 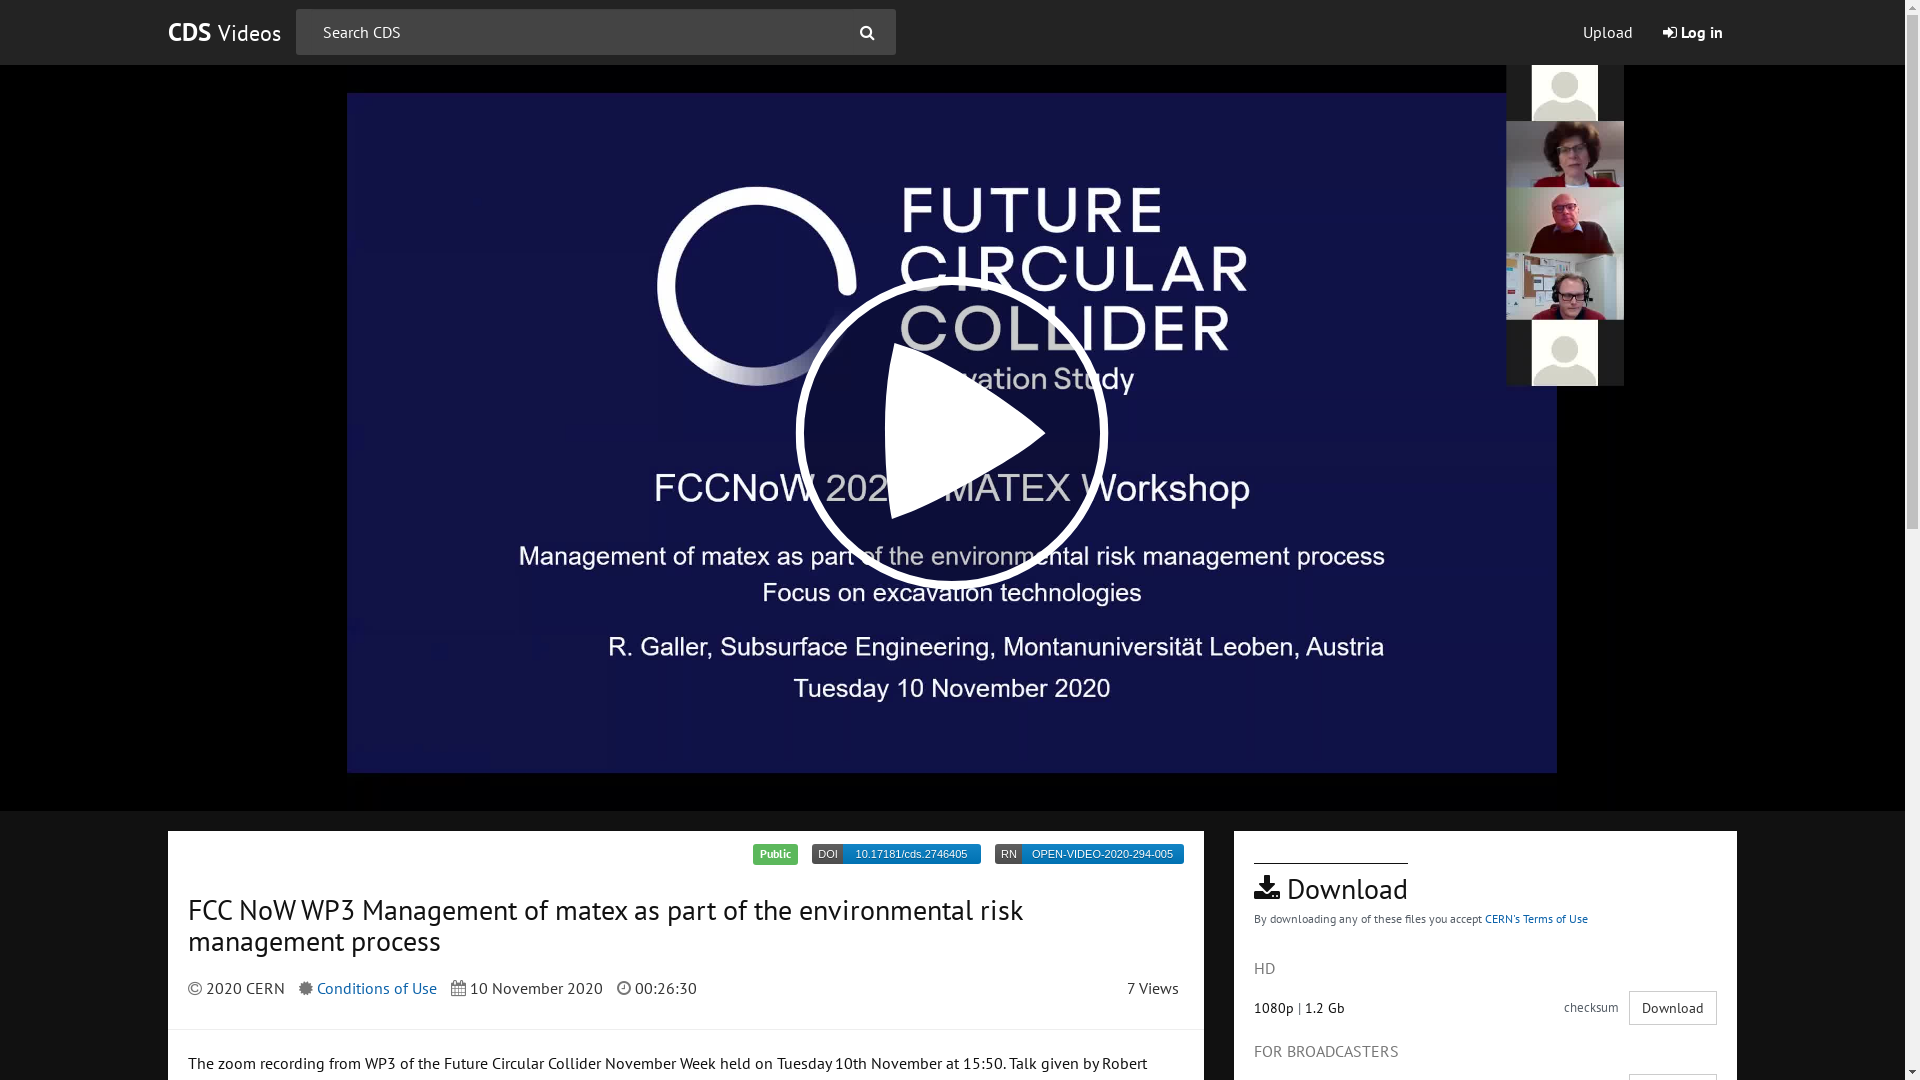 What do you see at coordinates (1535, 918) in the screenshot?
I see `'CERN's Terms of Use'` at bounding box center [1535, 918].